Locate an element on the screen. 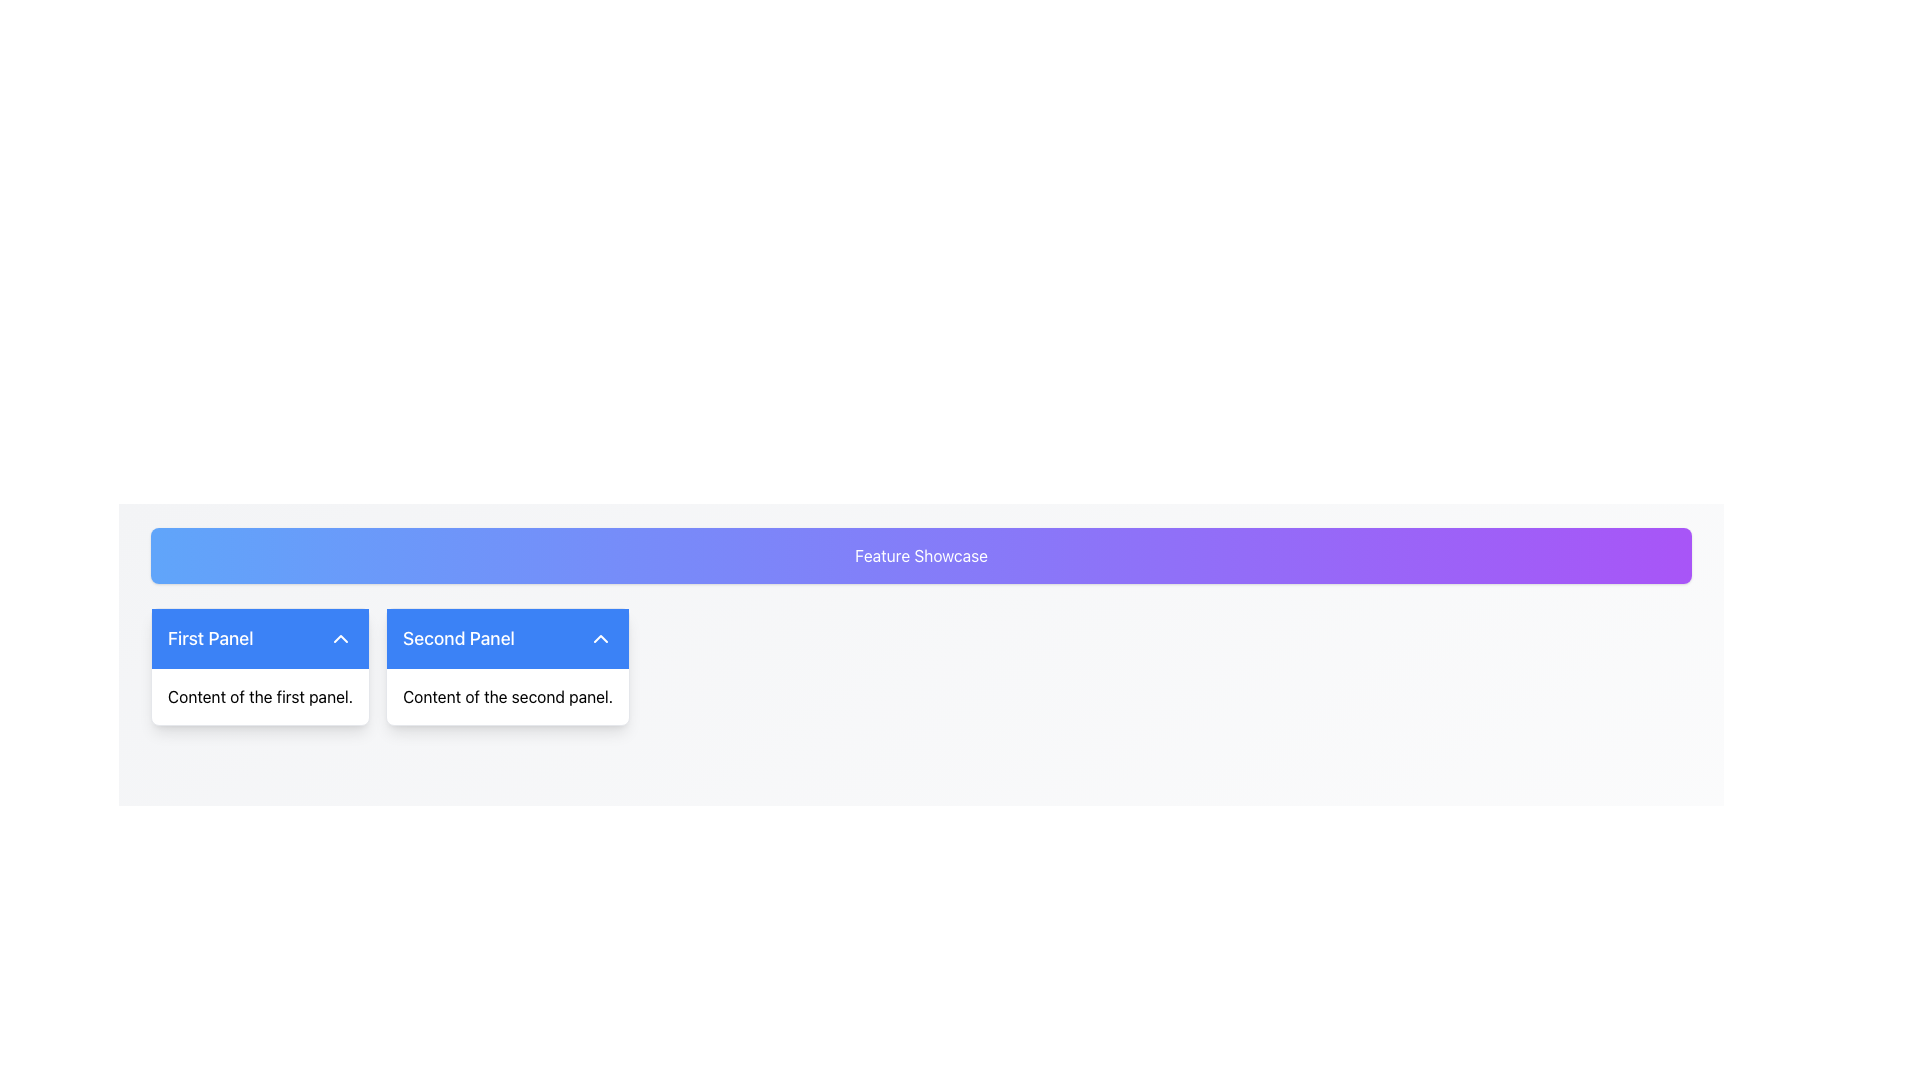  the static text label located beneath the header of the 'First Panel', which provides additional context to the user is located at coordinates (259, 696).